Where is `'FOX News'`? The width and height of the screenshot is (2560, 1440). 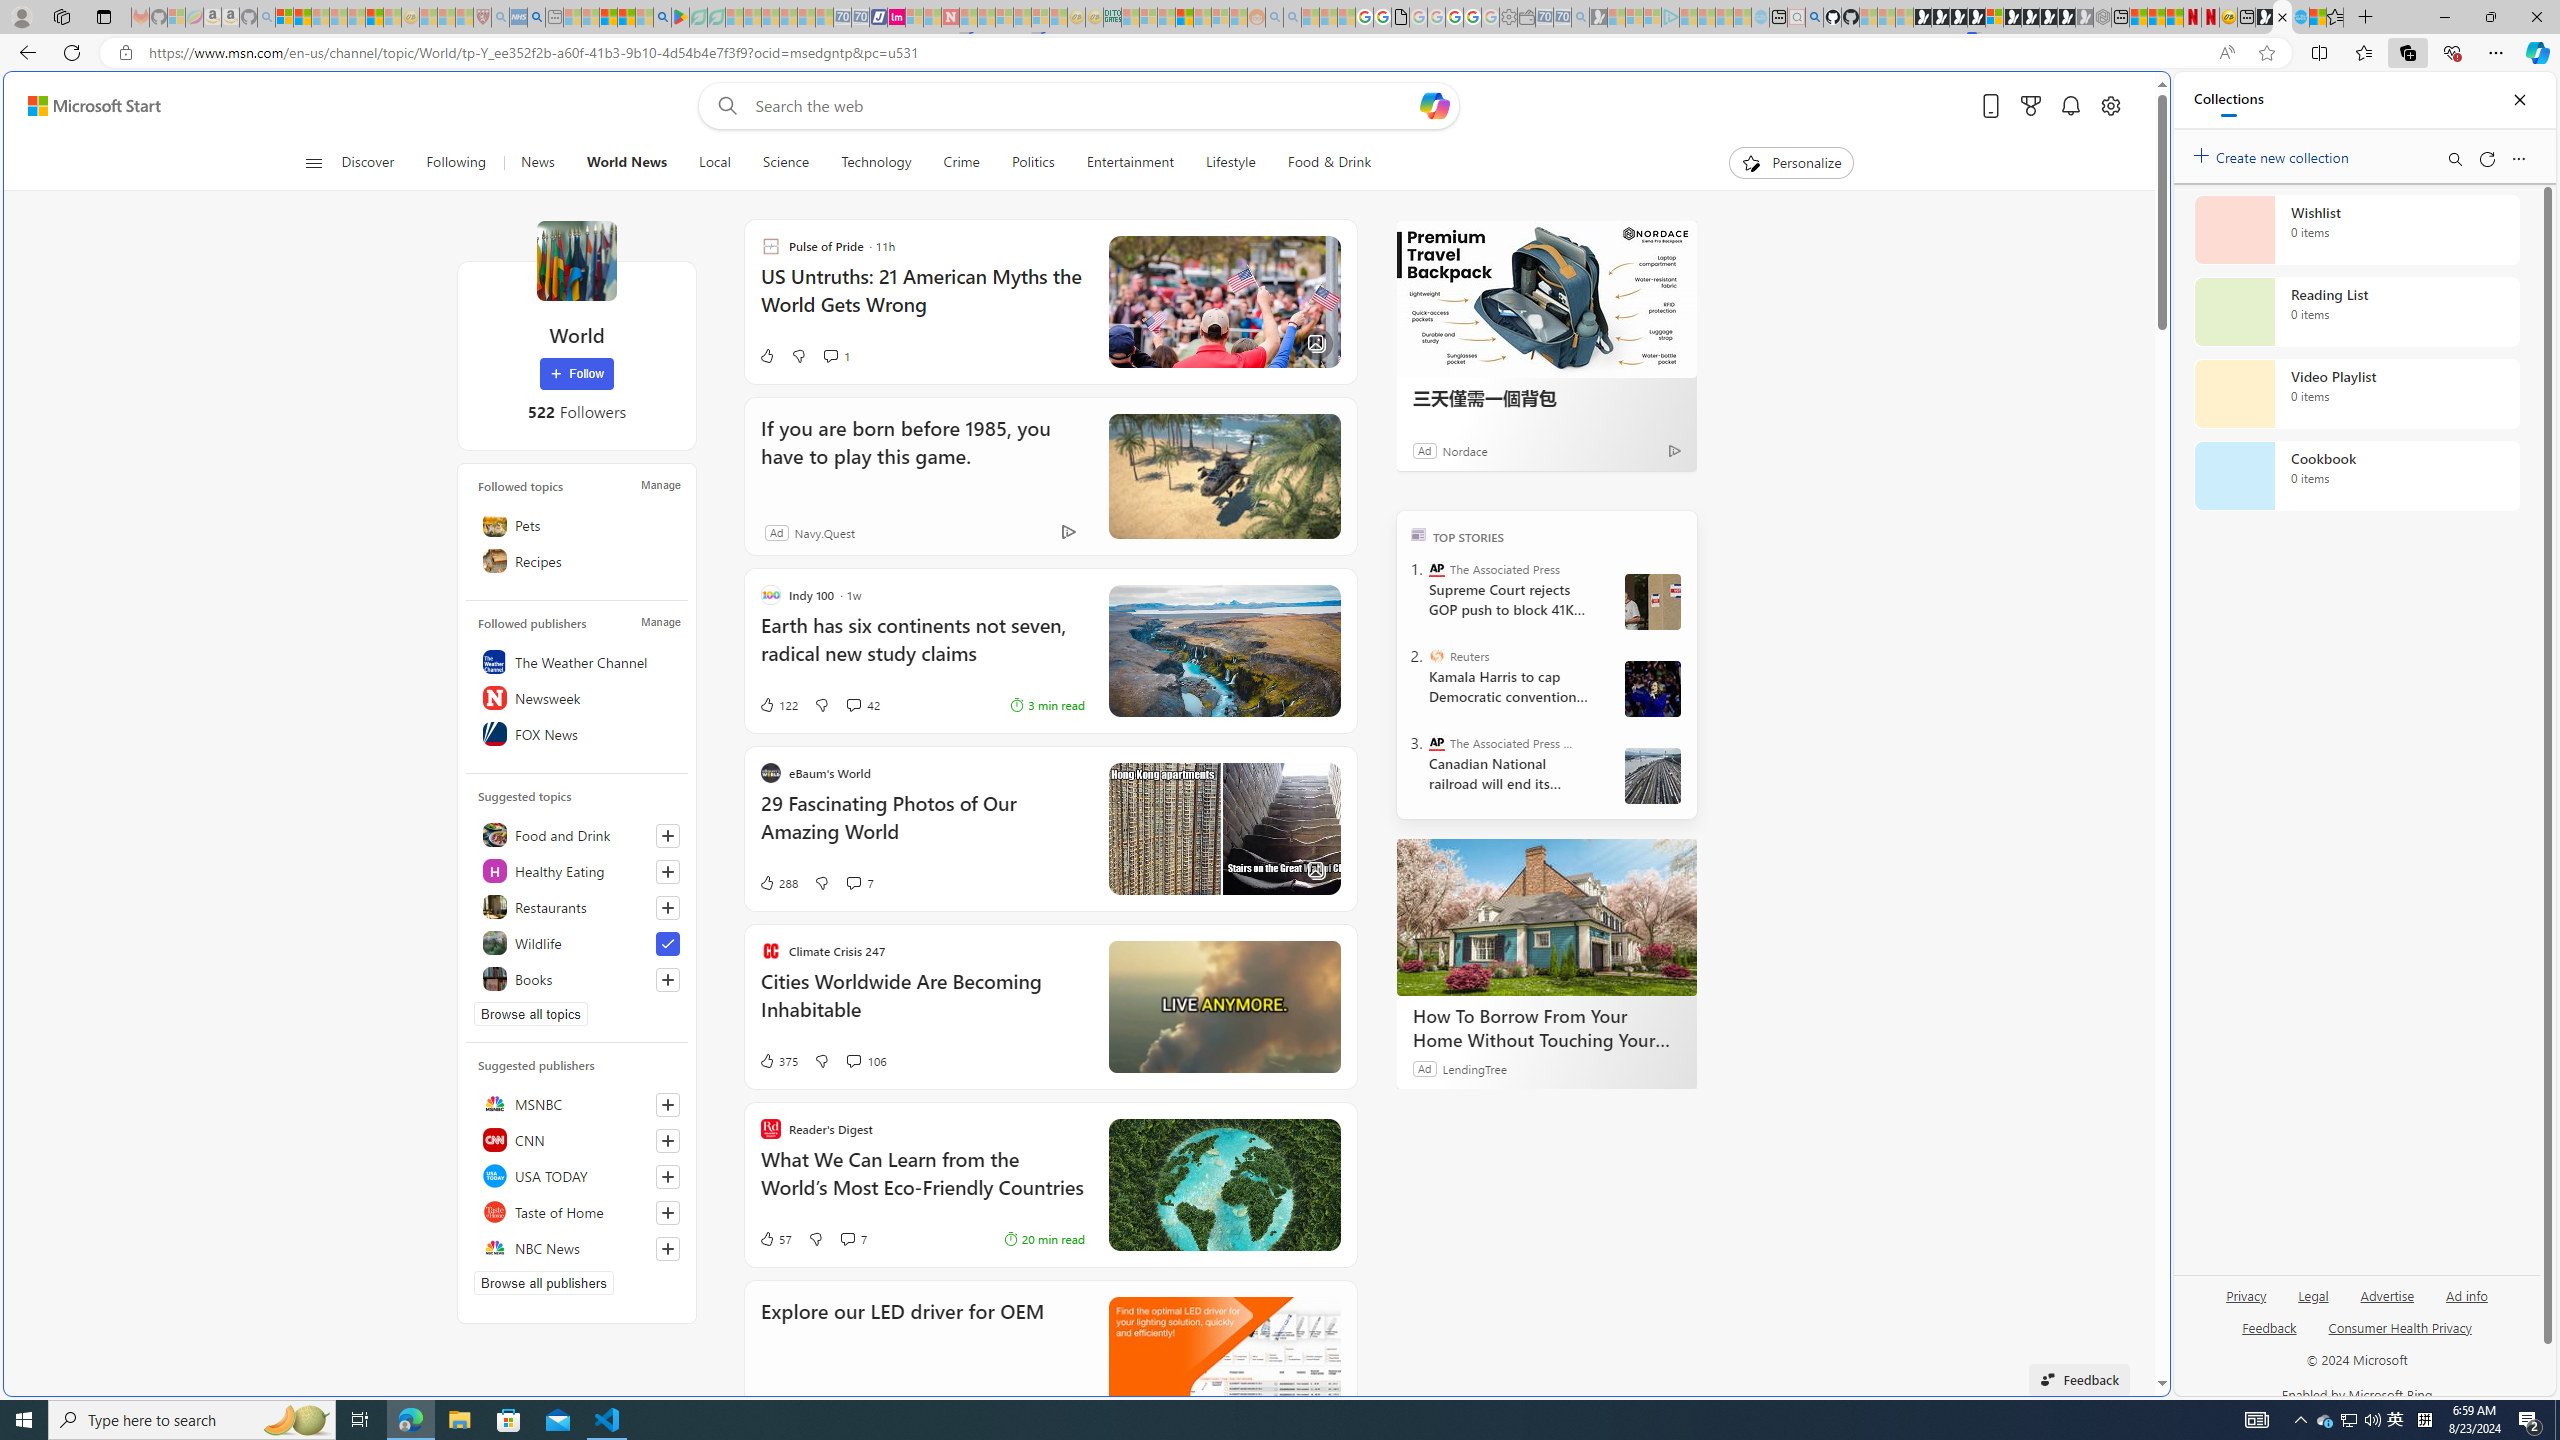 'FOX News' is located at coordinates (575, 734).